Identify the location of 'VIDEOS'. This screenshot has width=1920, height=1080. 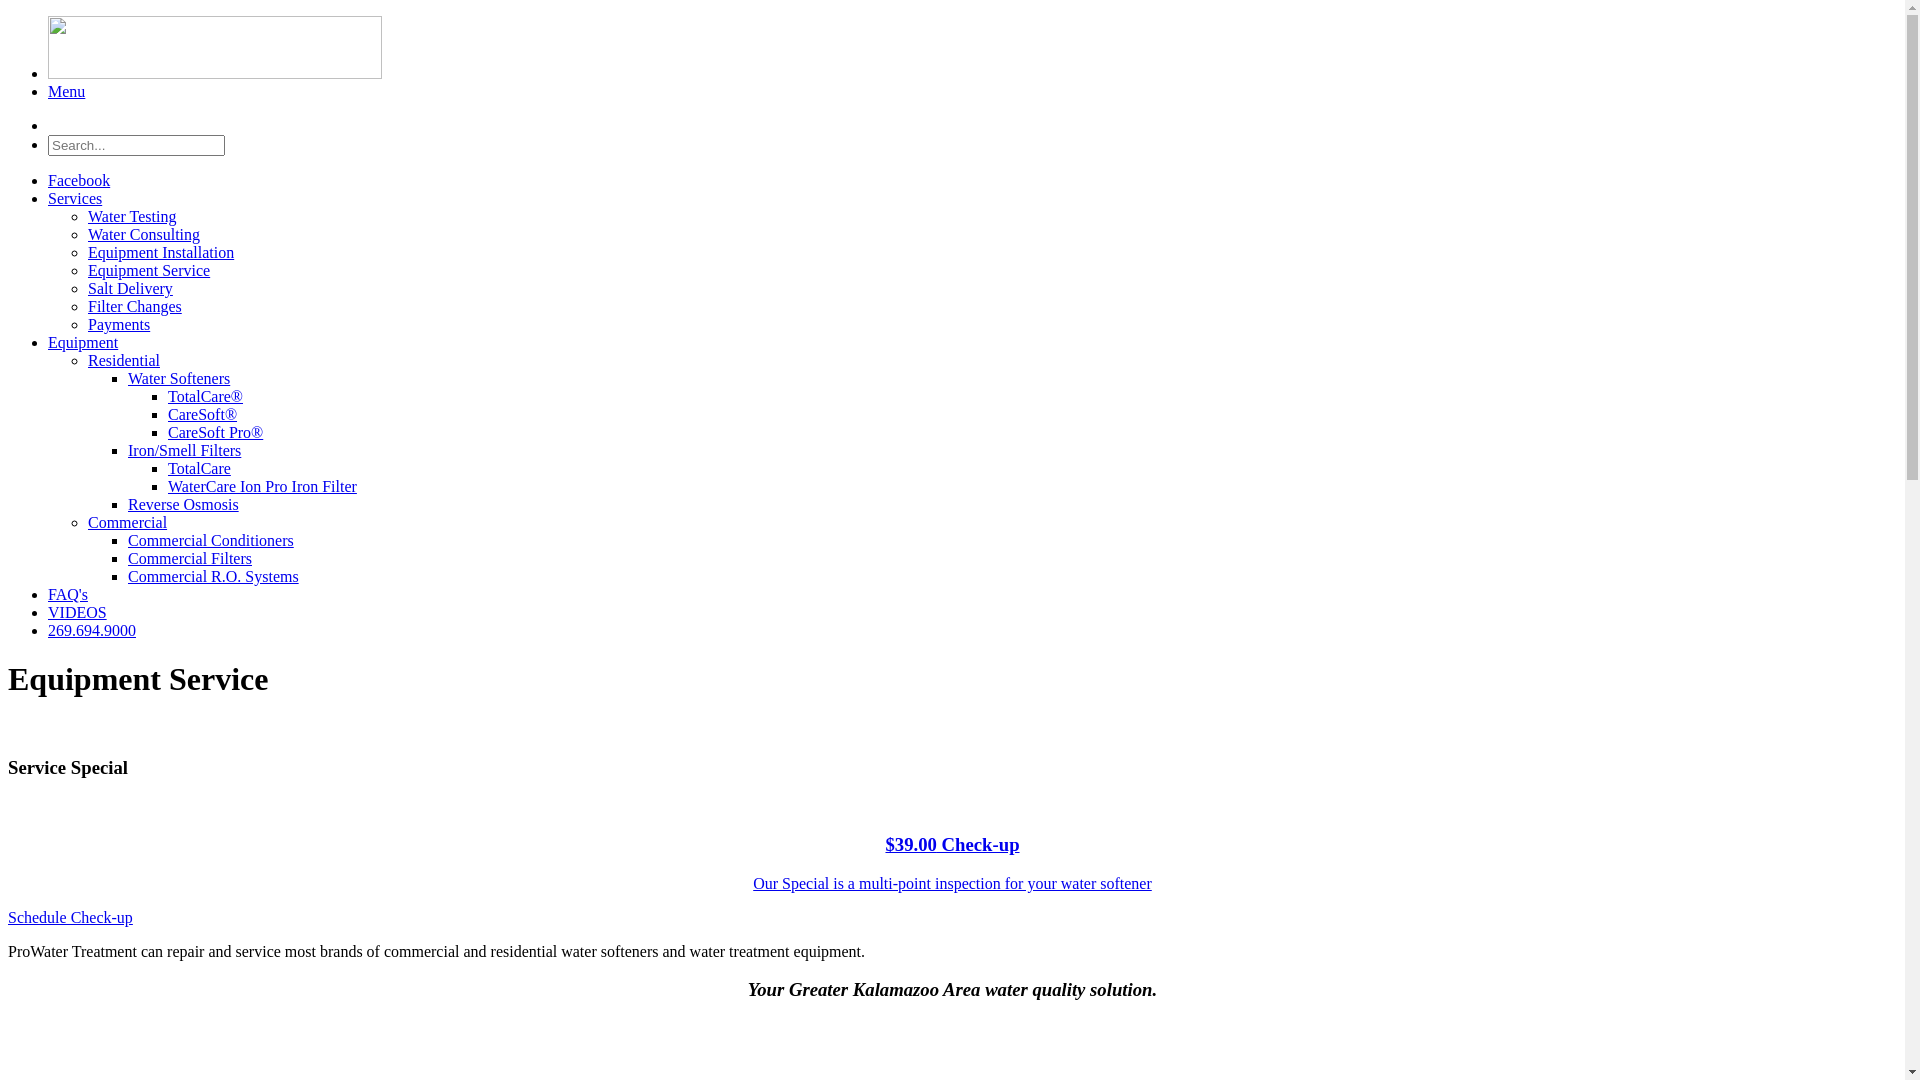
(77, 611).